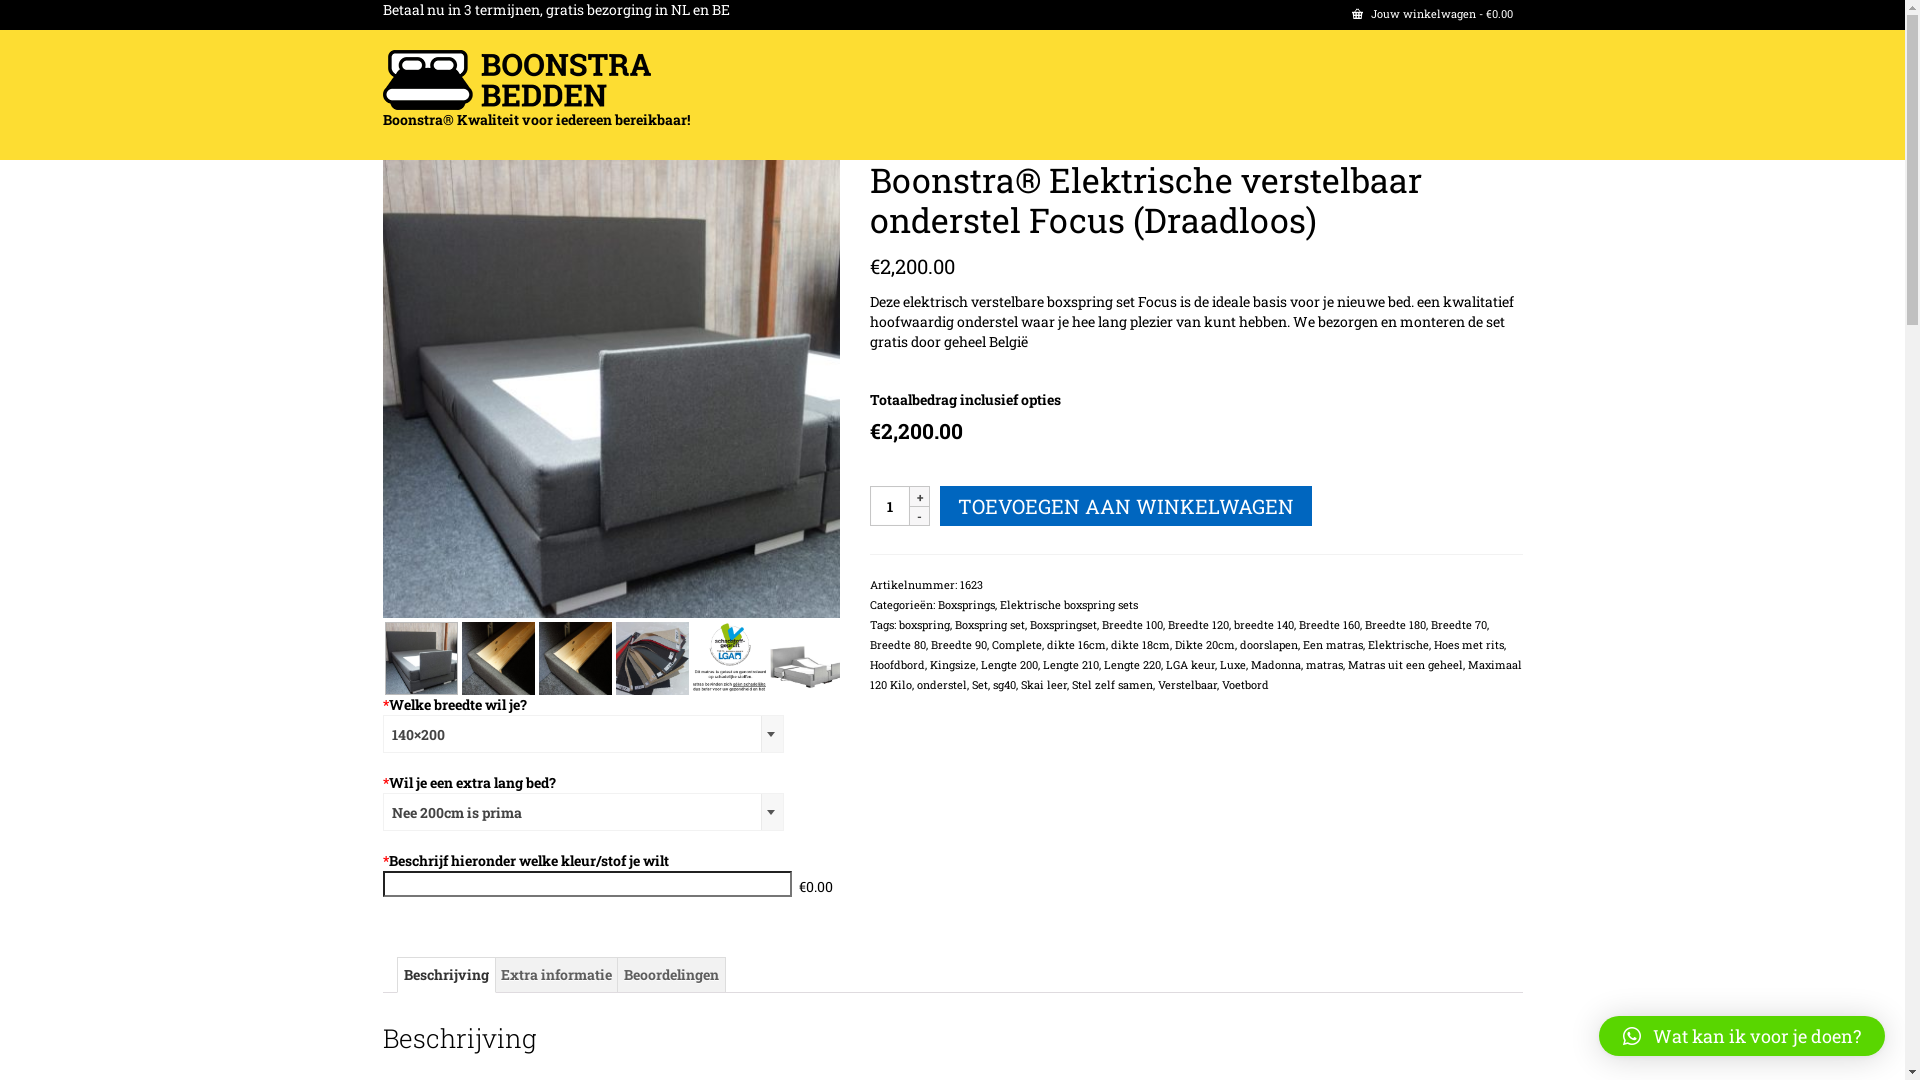 The image size is (1920, 1080). I want to click on 'Skai leer', so click(1042, 683).